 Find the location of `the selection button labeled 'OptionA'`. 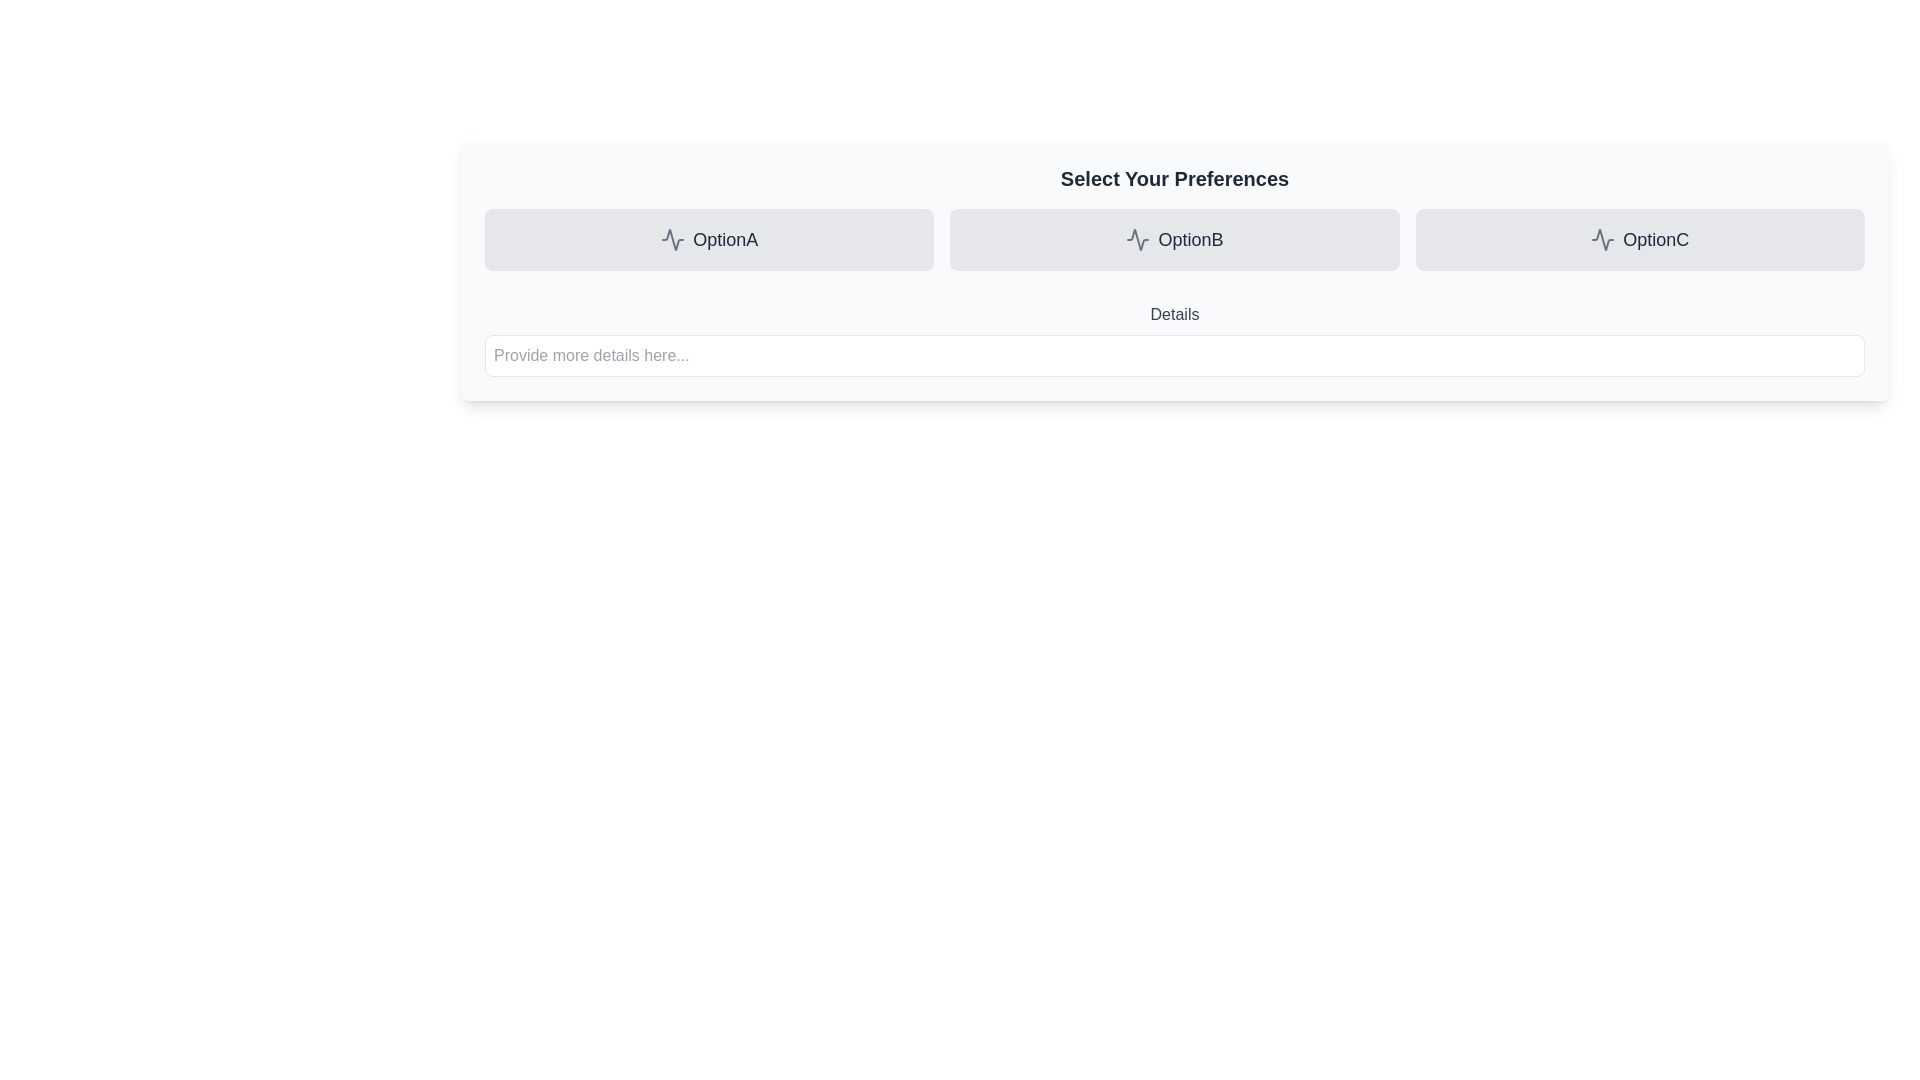

the selection button labeled 'OptionA' is located at coordinates (709, 238).